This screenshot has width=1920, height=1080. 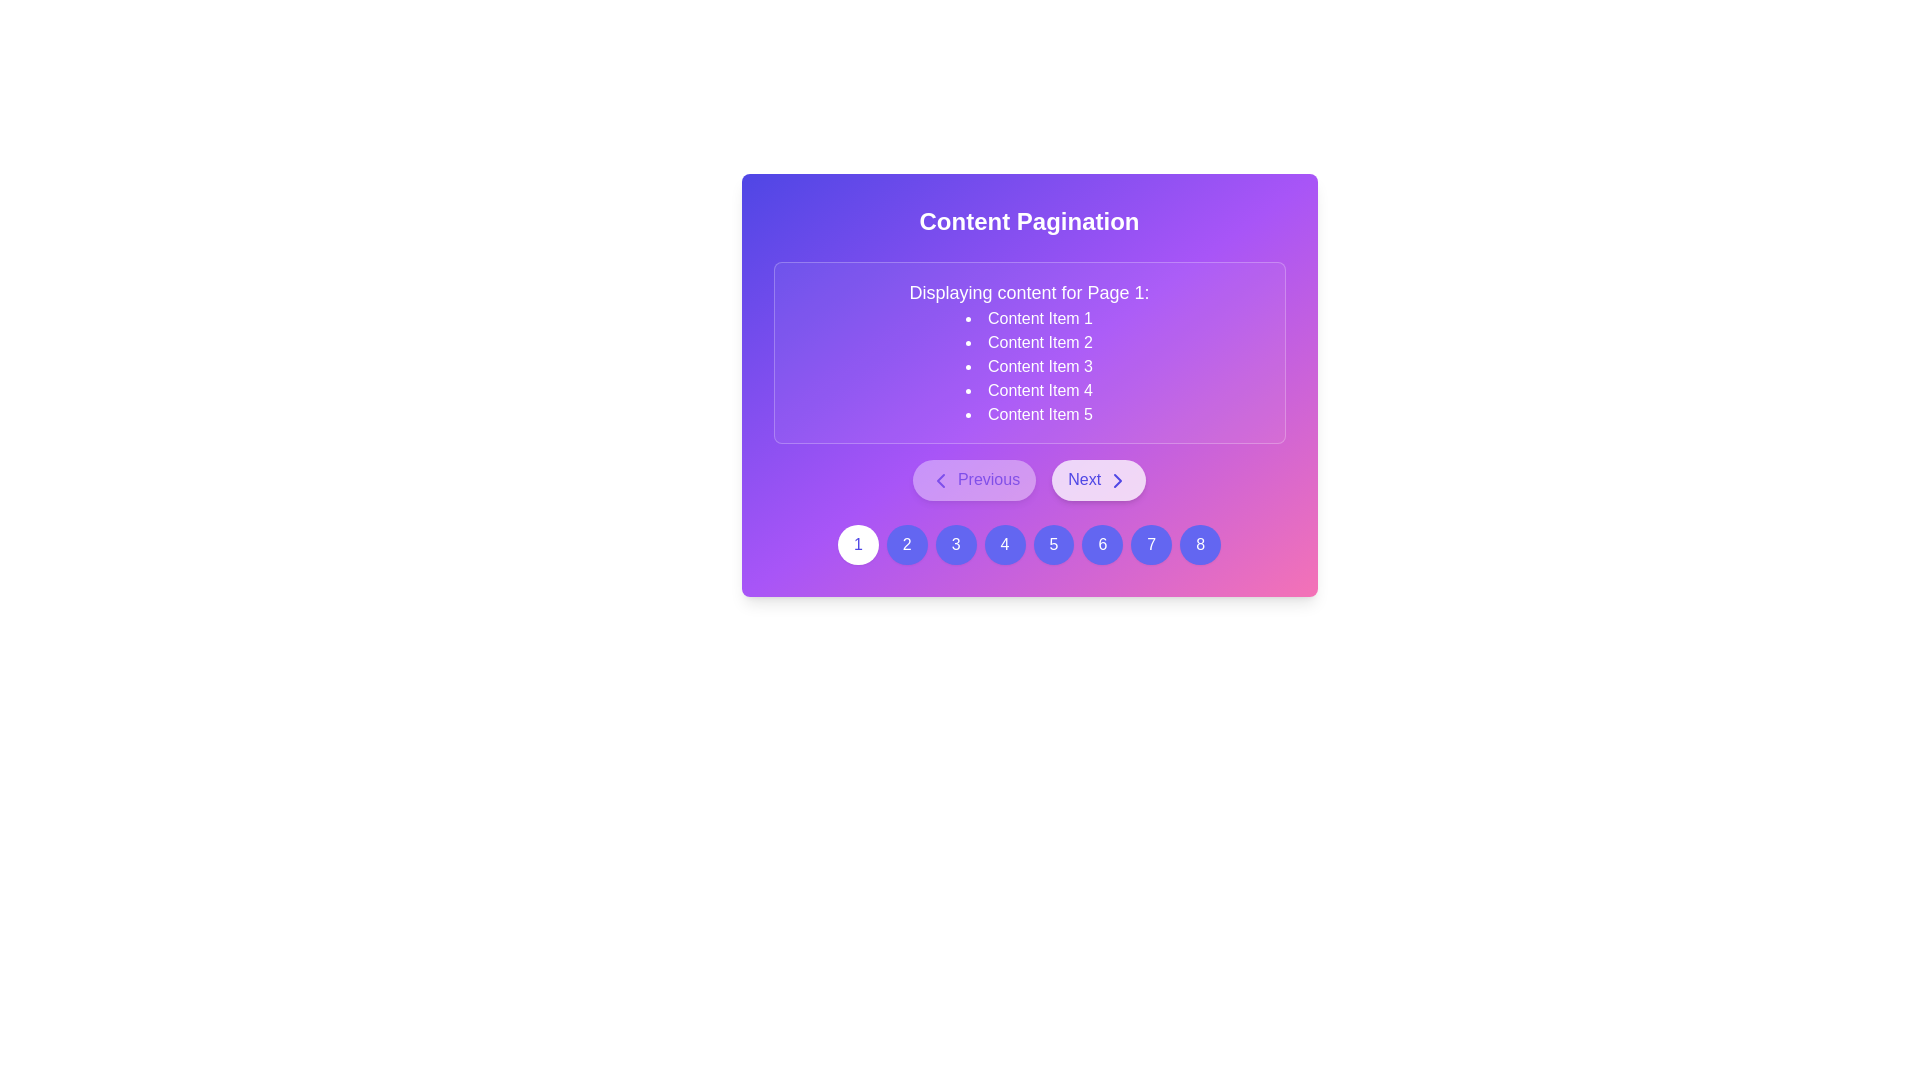 I want to click on the left arrow icon, which is a chevron styled navigation icon located to the left of the 'Previous' button's text, so click(x=940, y=480).